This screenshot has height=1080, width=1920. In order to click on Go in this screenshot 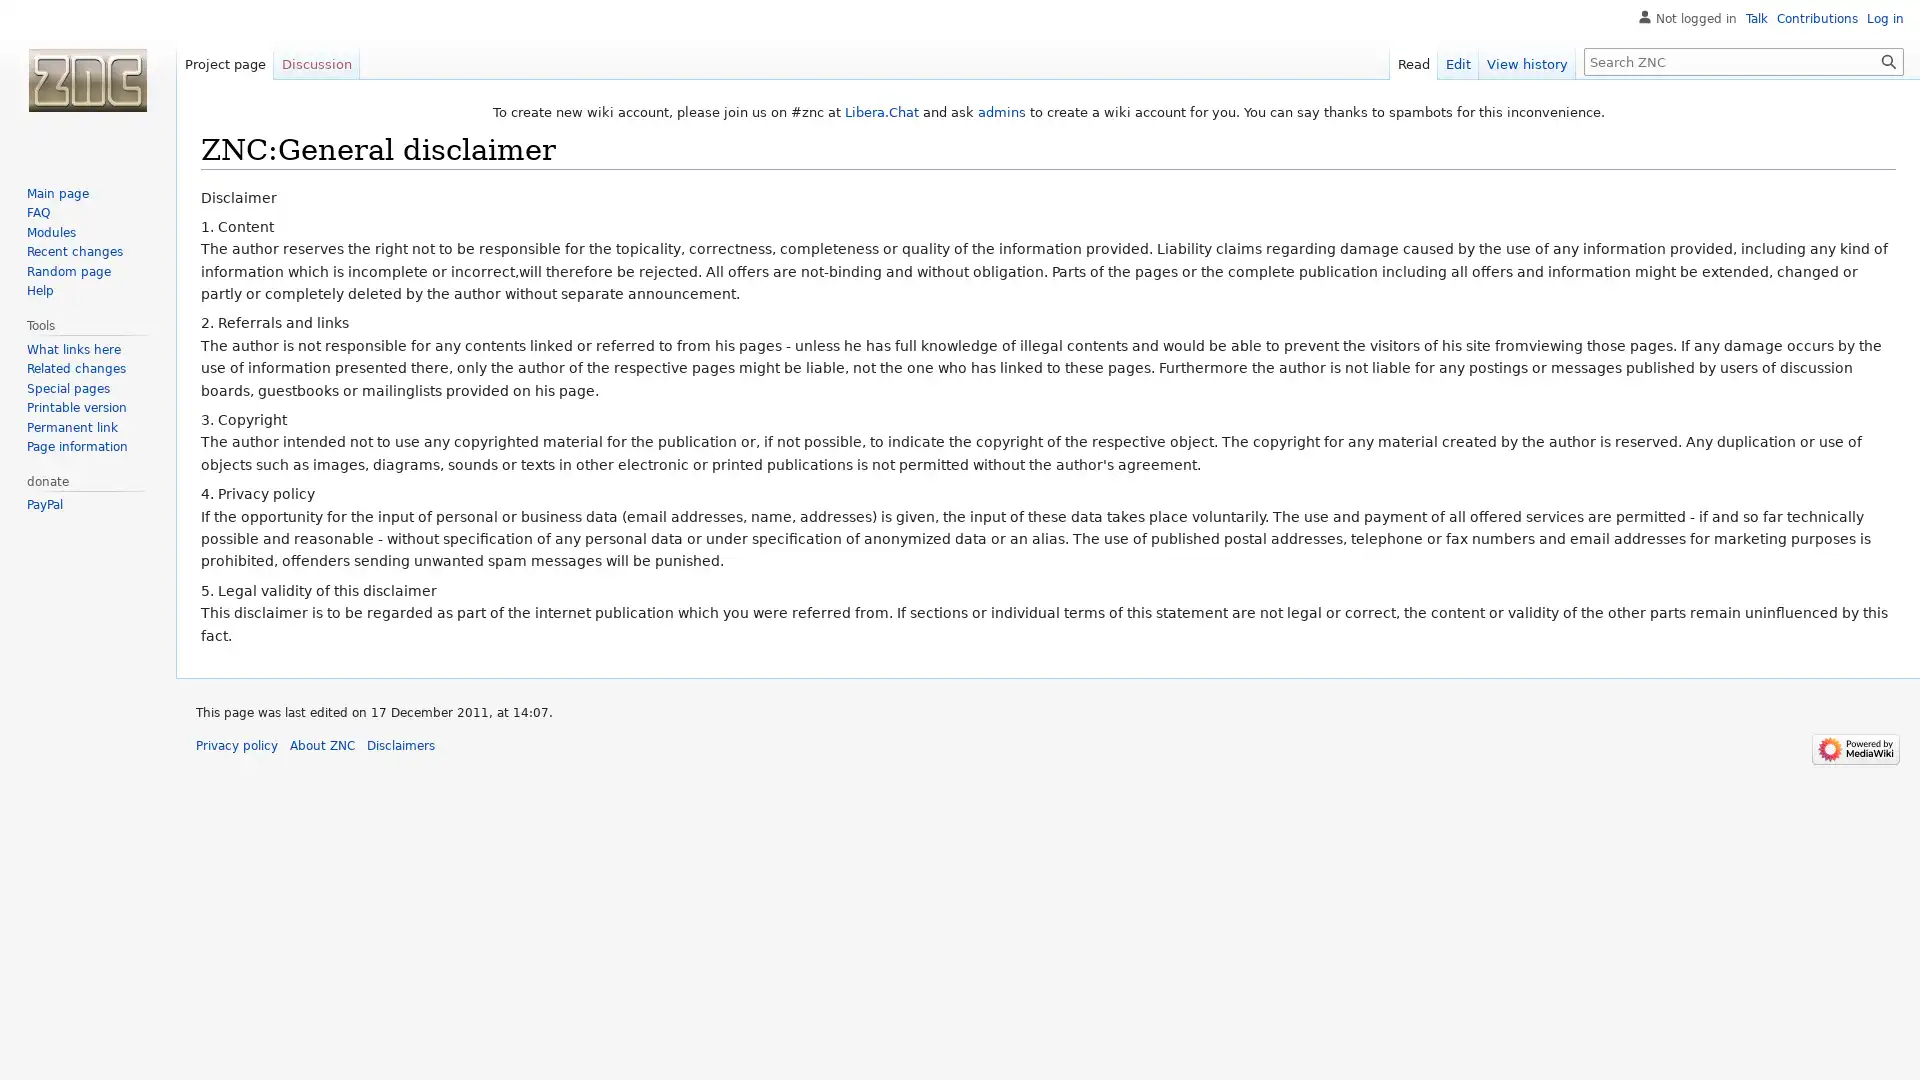, I will do `click(1888, 60)`.